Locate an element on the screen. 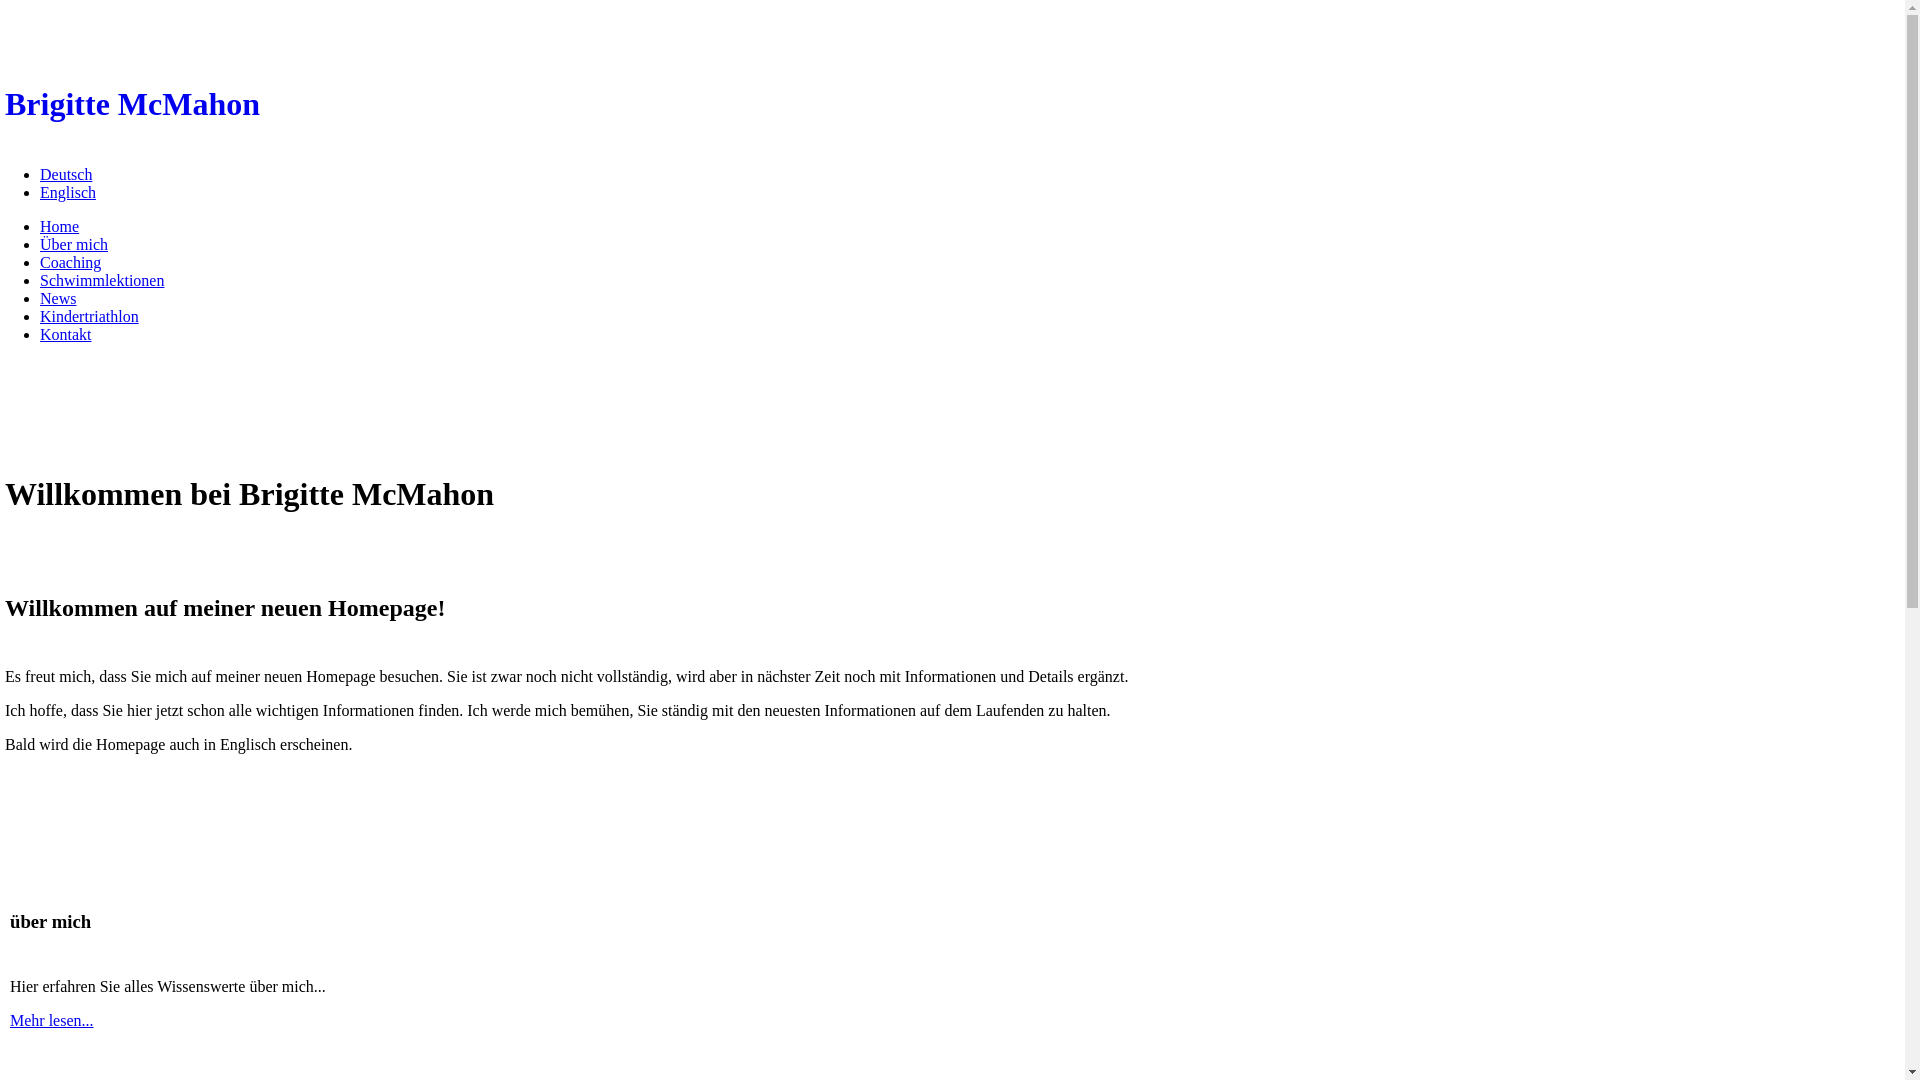  'Kontakt' is located at coordinates (66, 333).